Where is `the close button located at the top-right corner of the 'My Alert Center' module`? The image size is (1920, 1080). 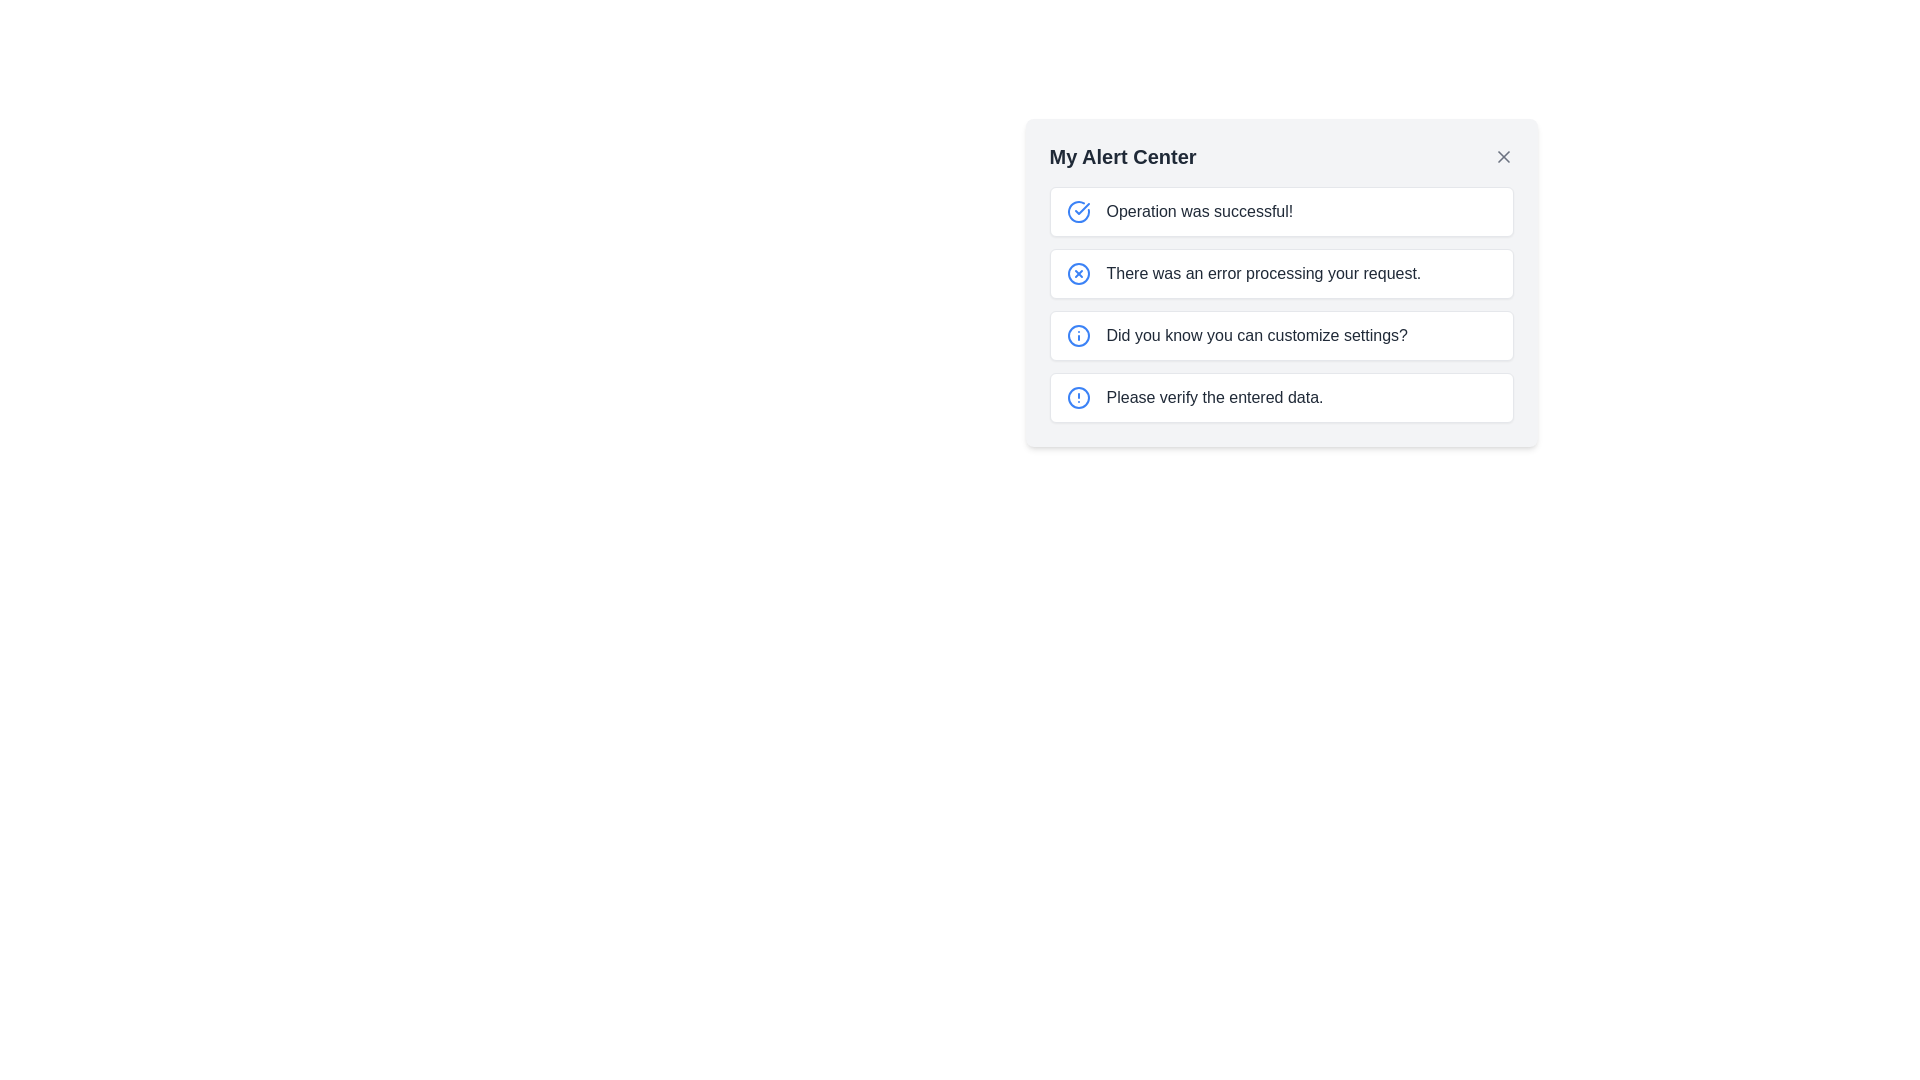 the close button located at the top-right corner of the 'My Alert Center' module is located at coordinates (1503, 156).